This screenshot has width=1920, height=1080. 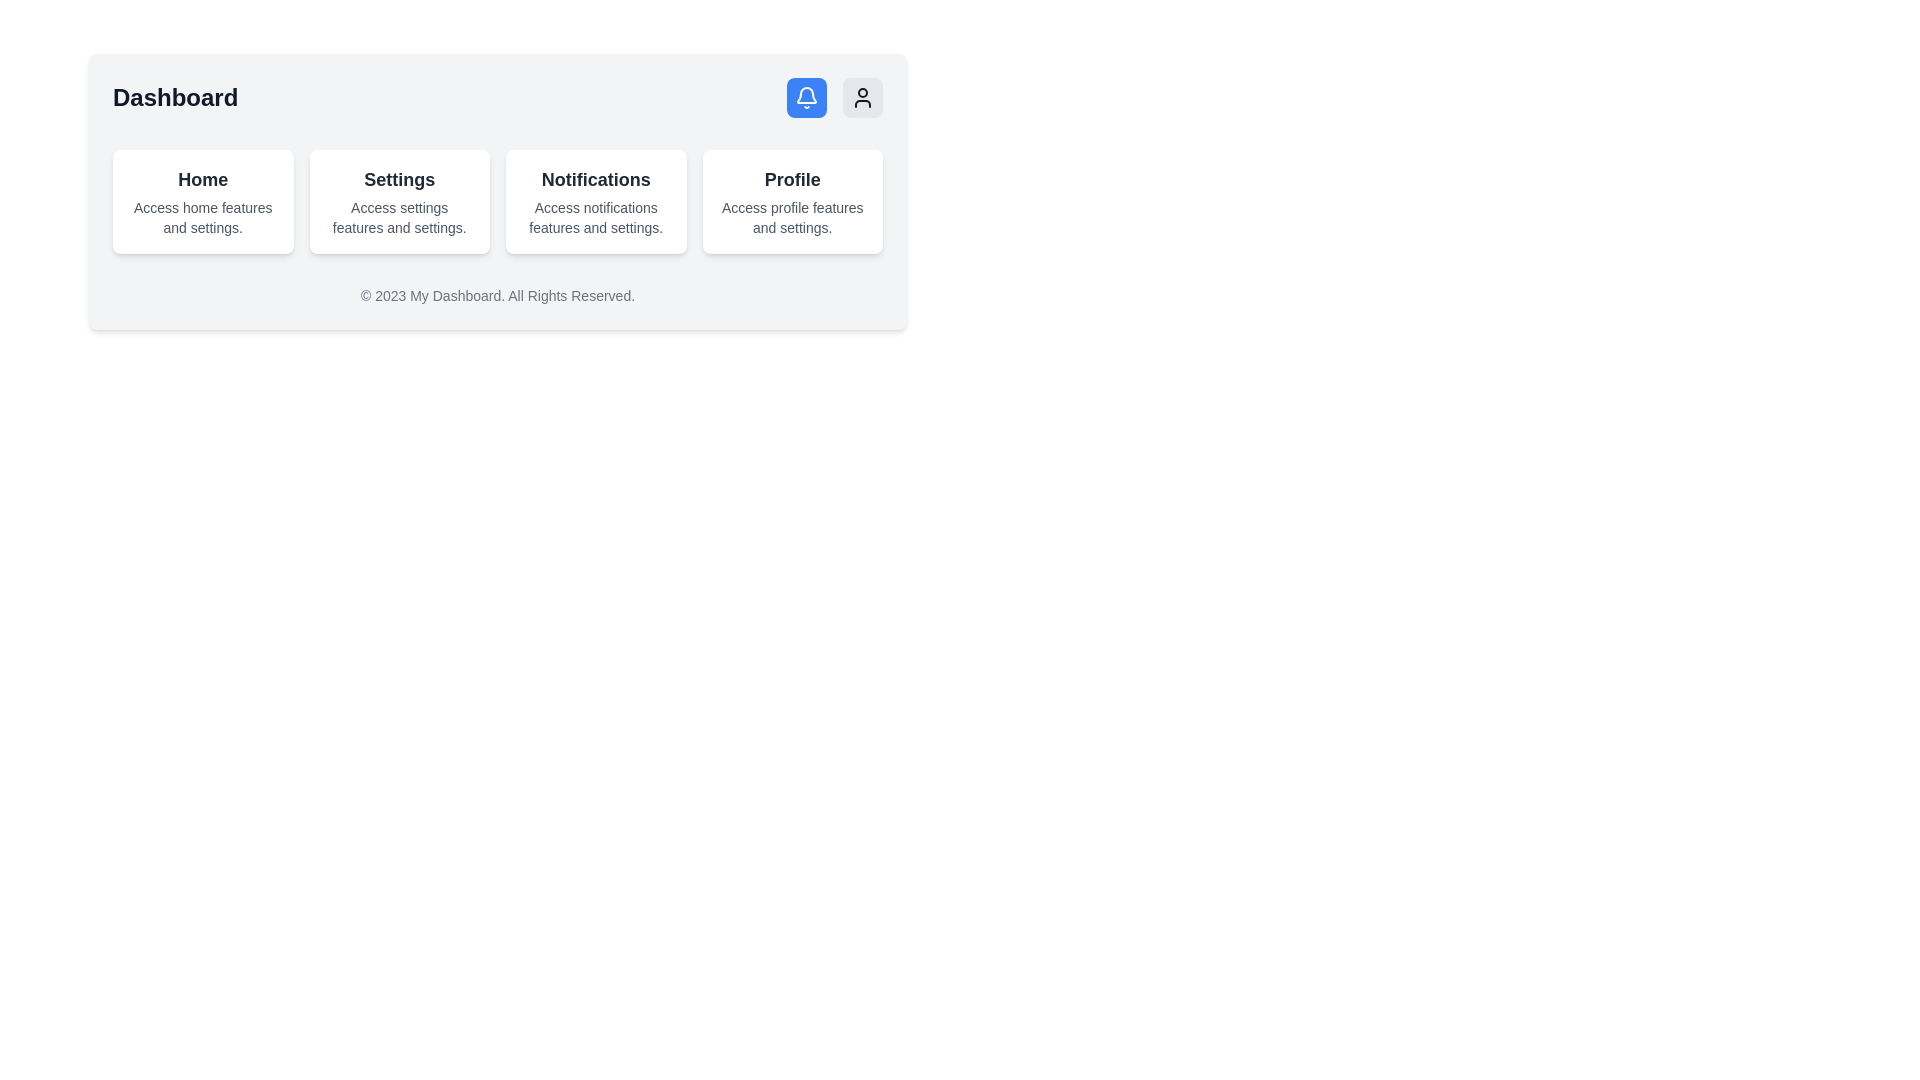 I want to click on the informational card located in the top-right corner of the grid layout, so click(x=791, y=201).